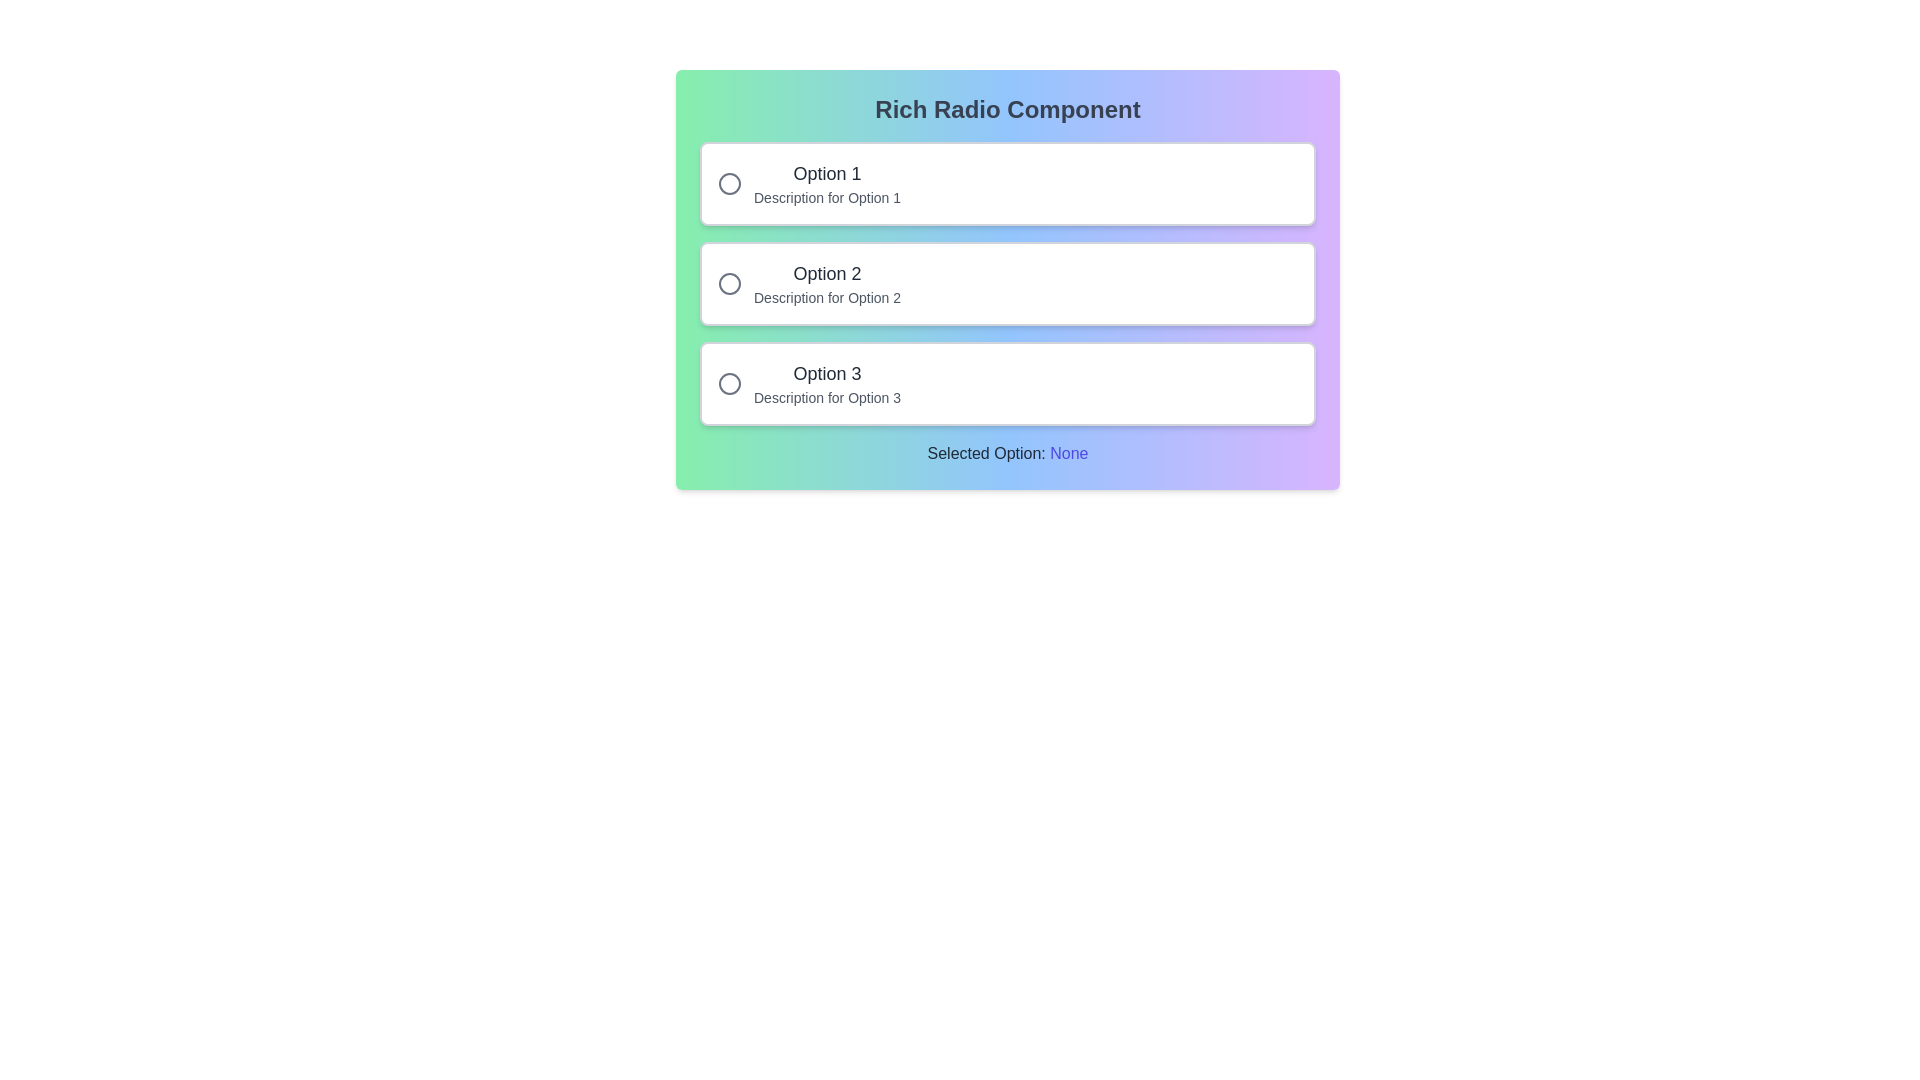 Image resolution: width=1920 pixels, height=1080 pixels. What do you see at coordinates (1068, 453) in the screenshot?
I see `the text label displaying 'None' in indigo color, which is part of the phrase 'Selected Option: None' located centrally below the grouped options` at bounding box center [1068, 453].